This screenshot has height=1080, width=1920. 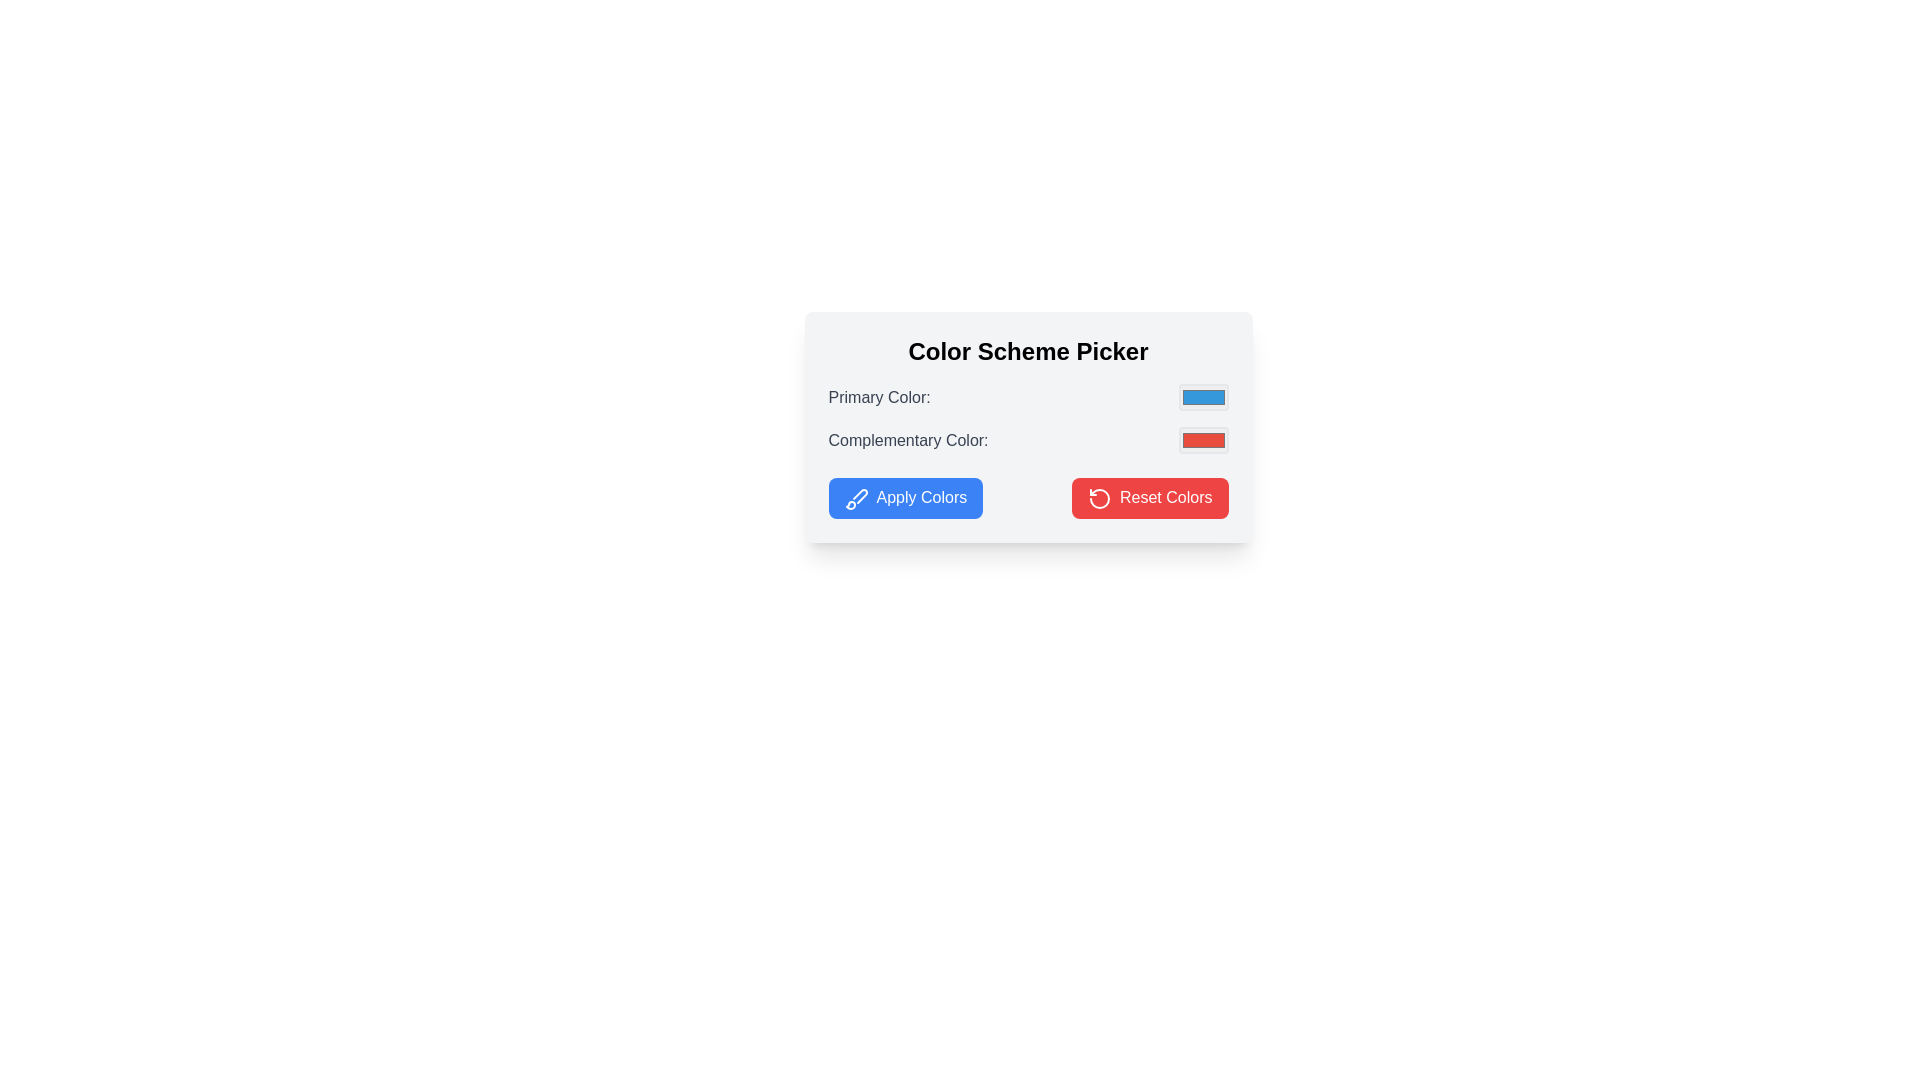 I want to click on the button labeled 'Apply Colors' that contains the decorative brush tool icon to apply colors, so click(x=856, y=497).